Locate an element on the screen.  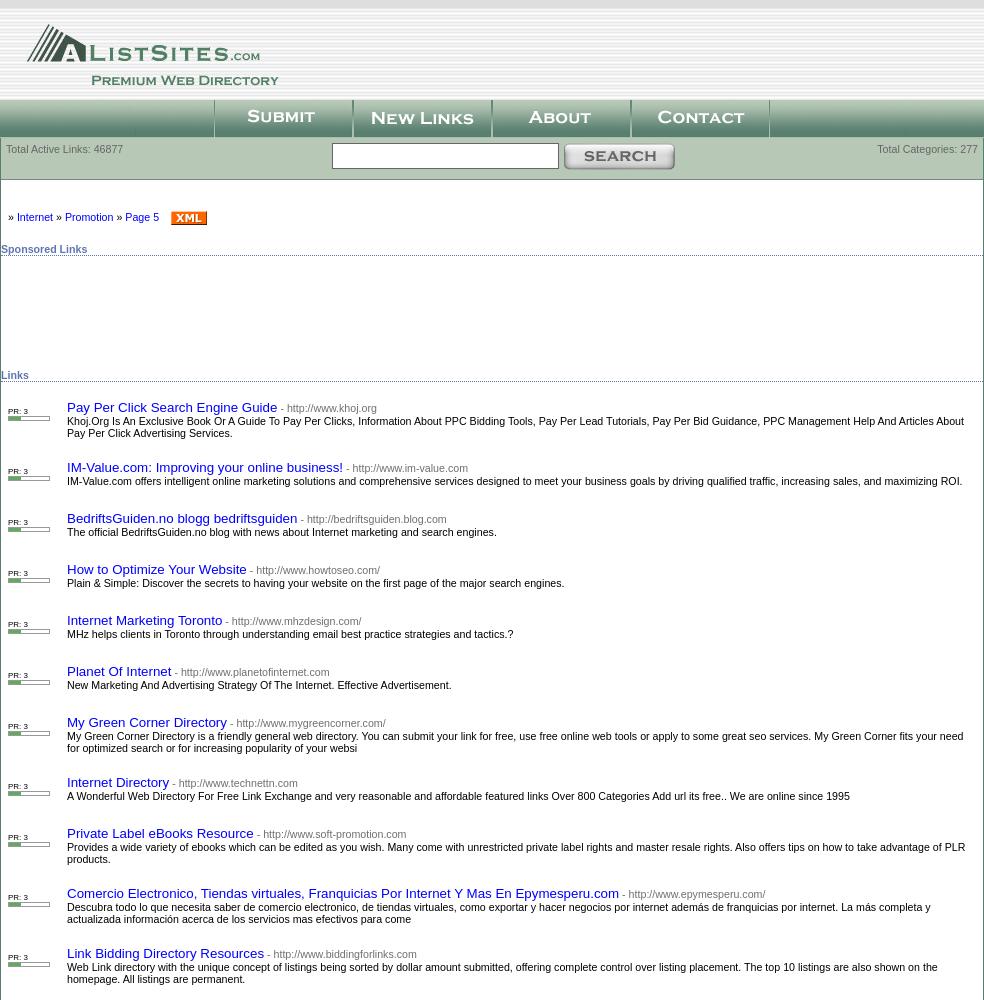
'Internet' is located at coordinates (33, 216).